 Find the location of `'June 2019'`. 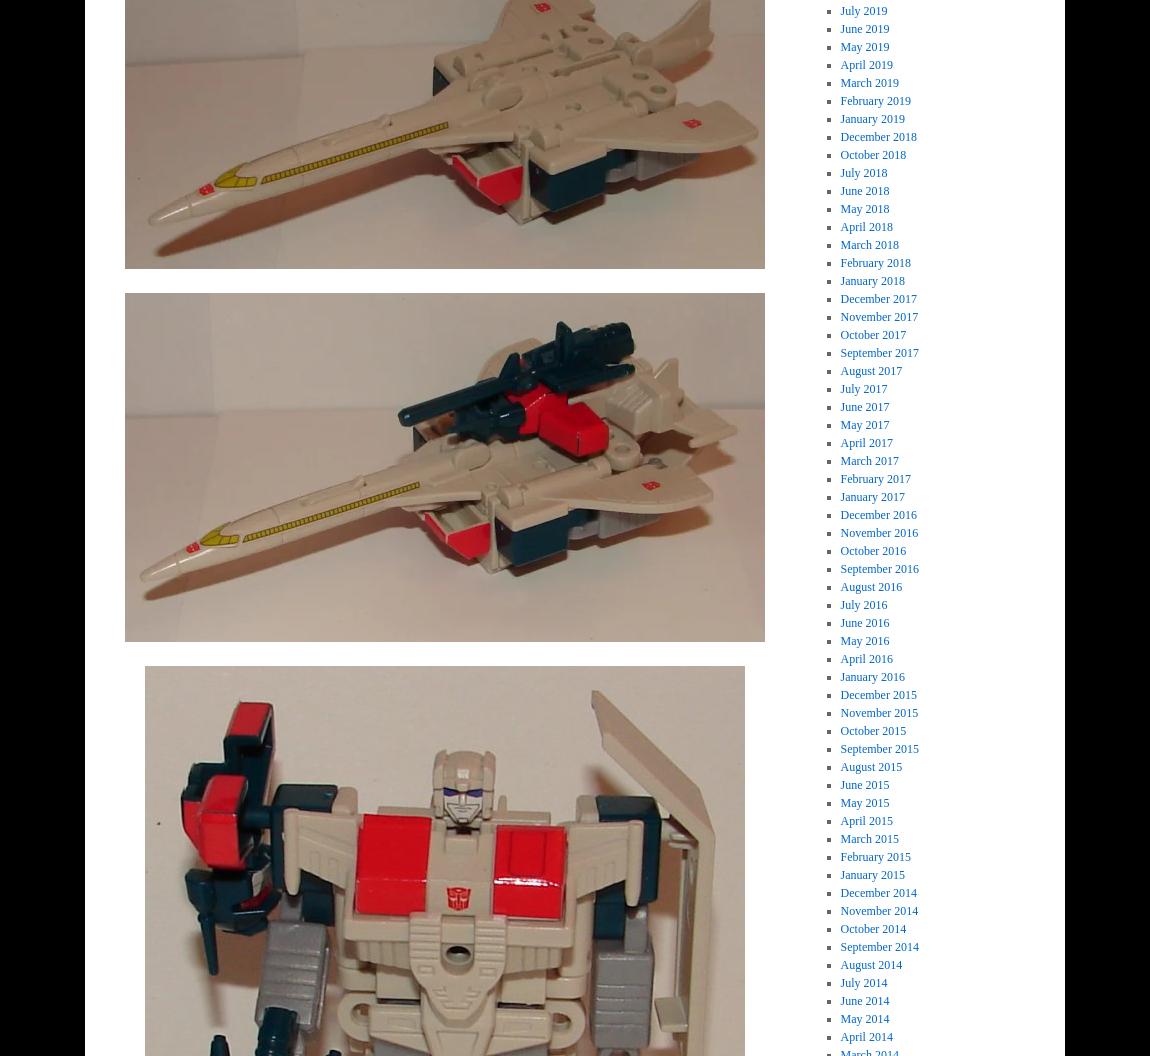

'June 2019' is located at coordinates (864, 29).